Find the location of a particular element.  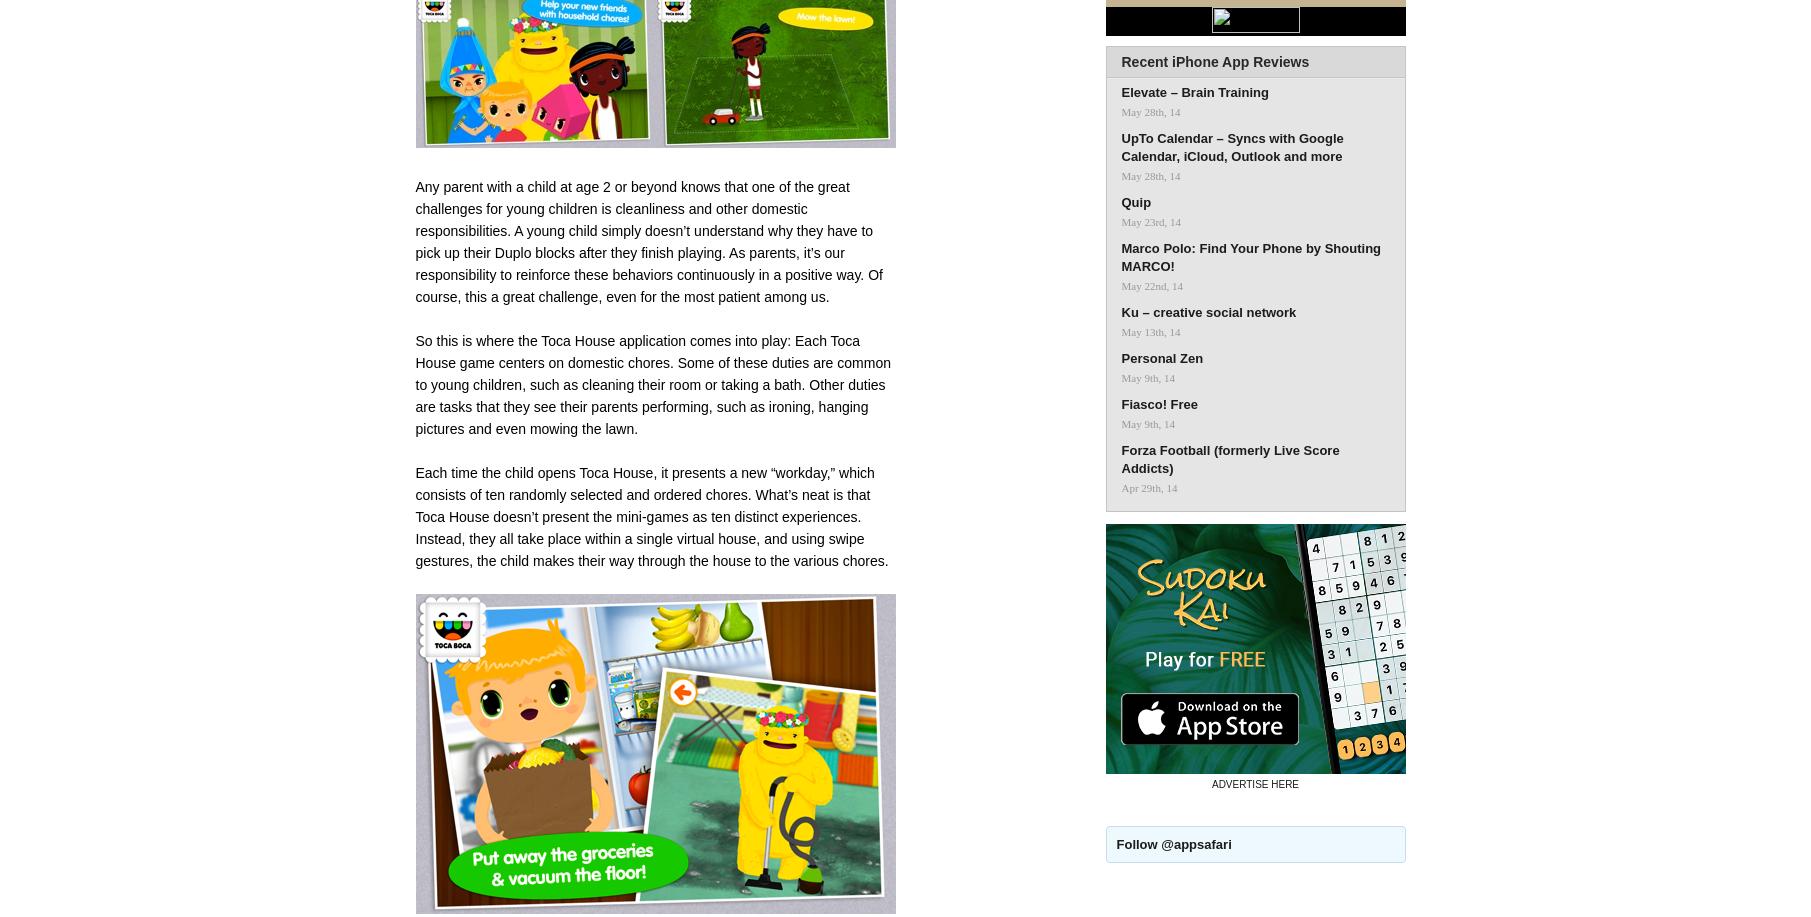

'Any parent with a child at age 2 or beyond knows that one of the great challenges for young children is cleanliness and other domestic responsibilities. A young child simply doesn’t understand why they have to pick up their Duplo blocks after they finish playing. As parents, it’s our responsibility to reinforce these behaviors continuously in a positive way. Of course, this a great challenge, even for the most patient among us.' is located at coordinates (648, 240).